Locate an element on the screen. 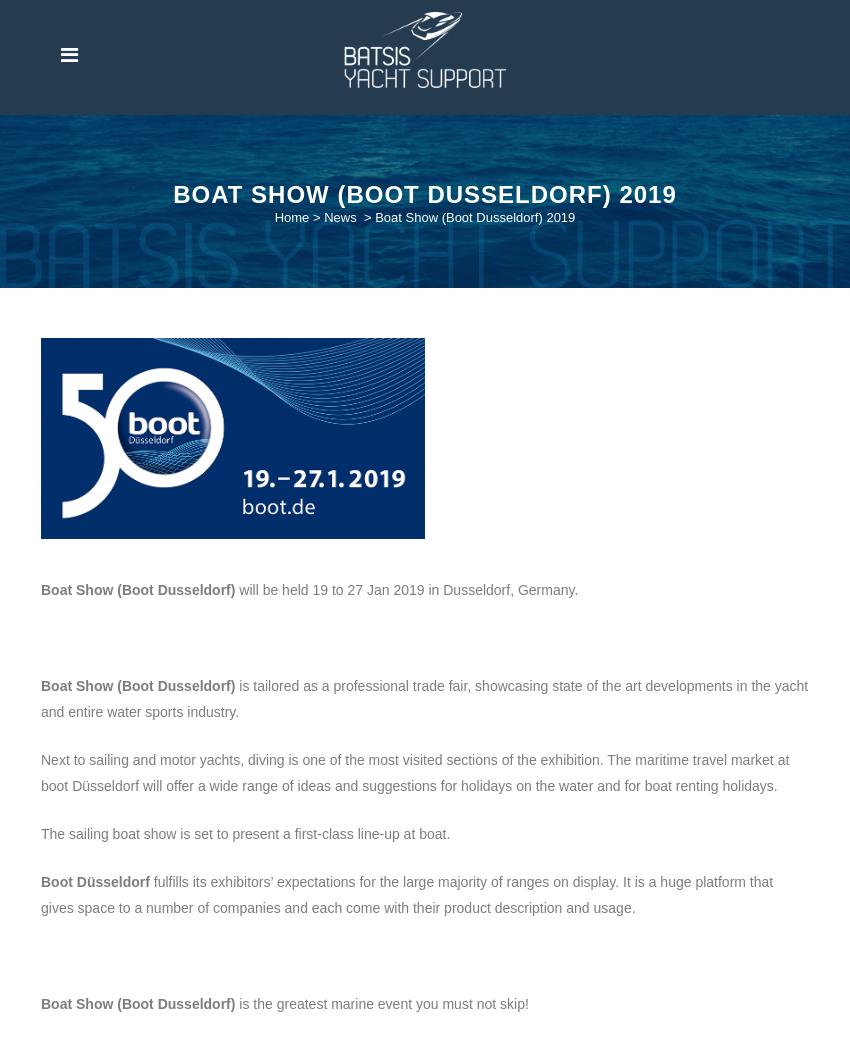  'The sailing boat show is set to present a first-class line-up at boat.' is located at coordinates (245, 832).